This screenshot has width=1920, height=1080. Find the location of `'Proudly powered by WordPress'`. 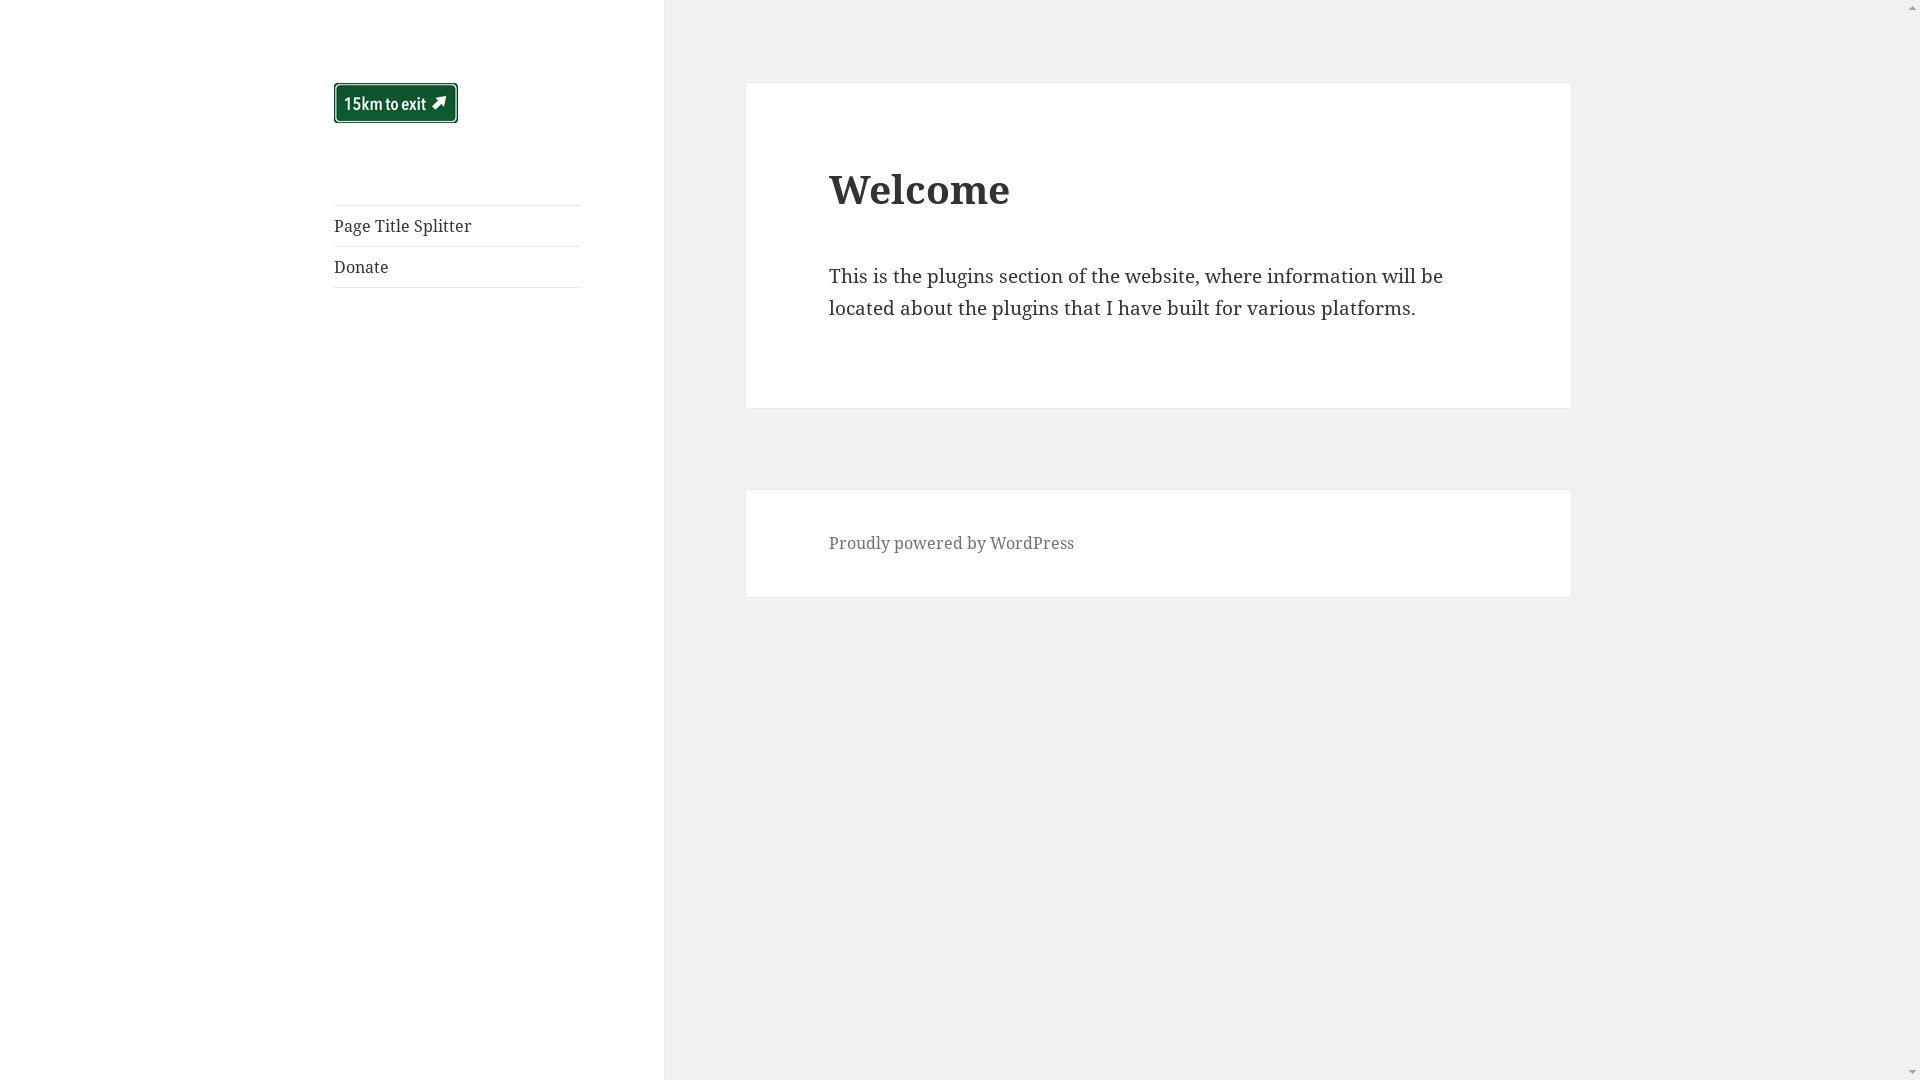

'Proudly powered by WordPress' is located at coordinates (950, 543).